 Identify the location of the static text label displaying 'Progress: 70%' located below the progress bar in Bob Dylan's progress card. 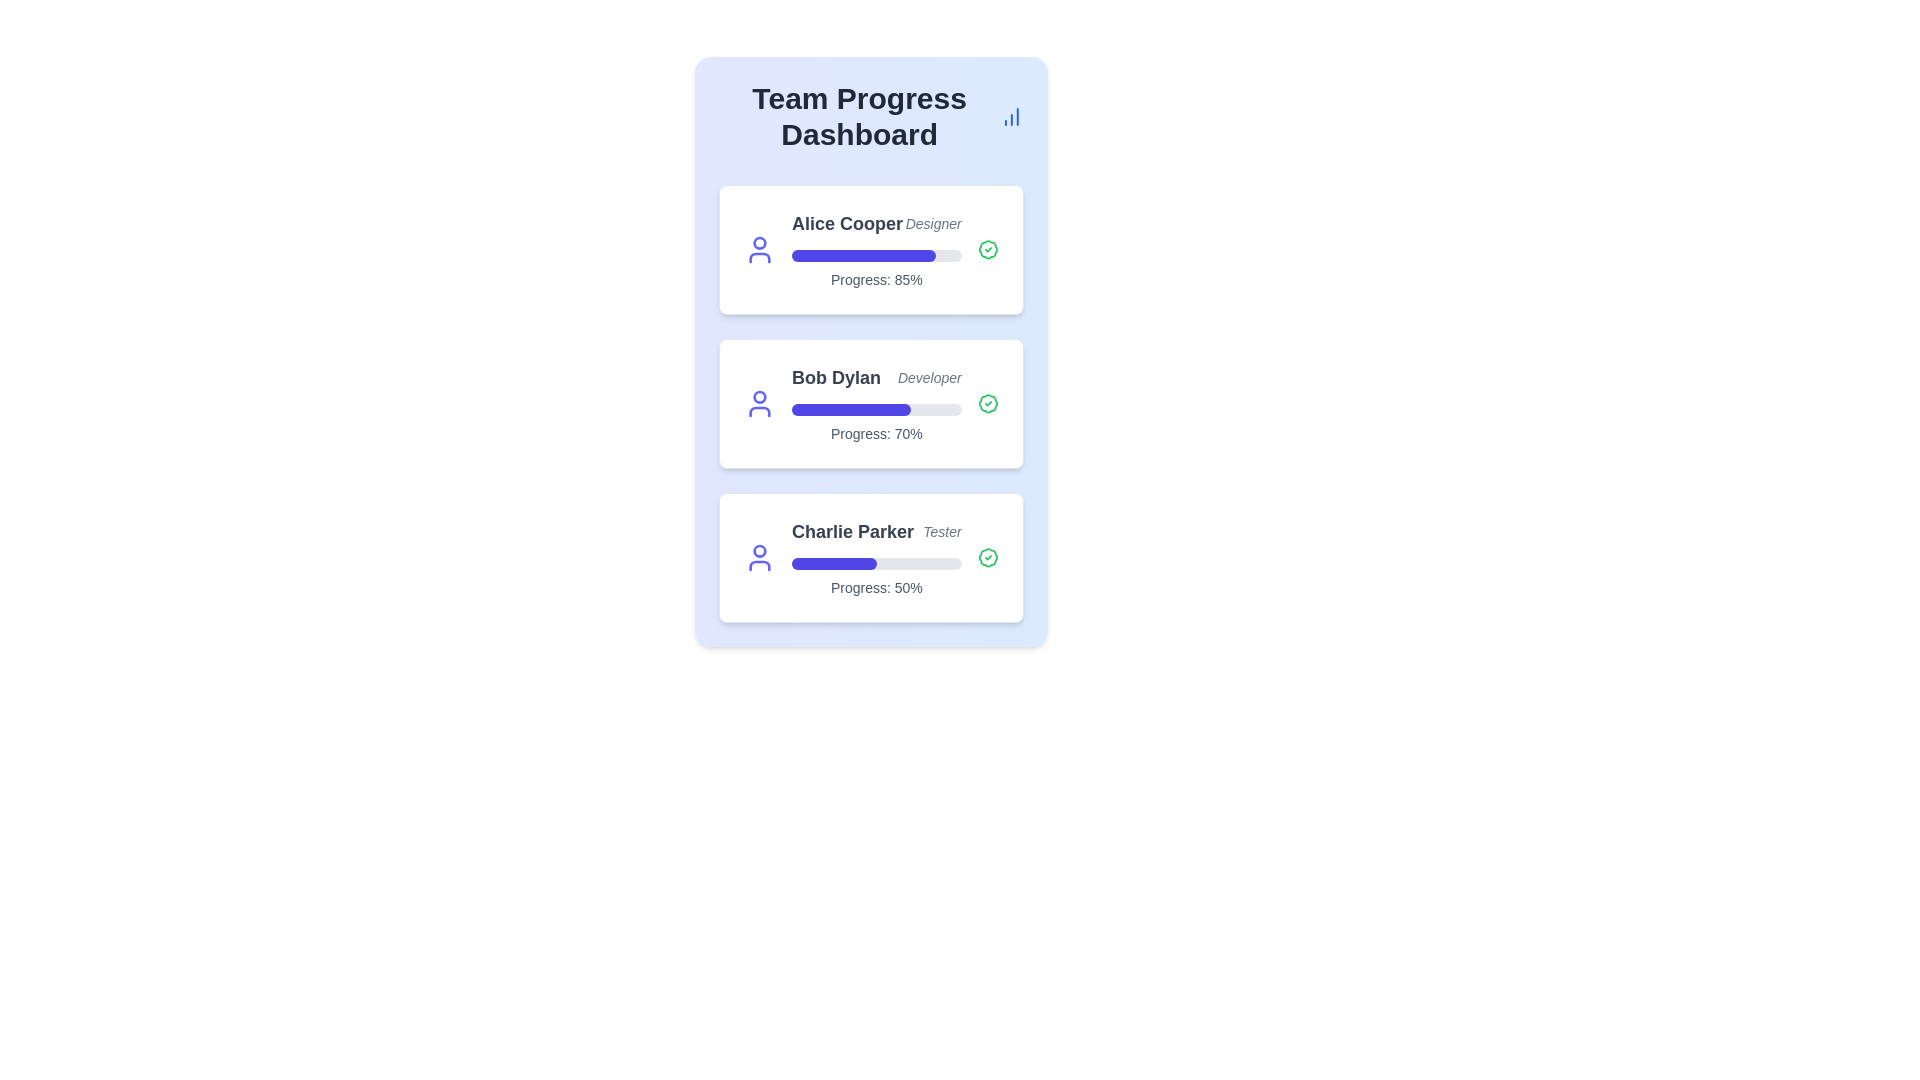
(876, 433).